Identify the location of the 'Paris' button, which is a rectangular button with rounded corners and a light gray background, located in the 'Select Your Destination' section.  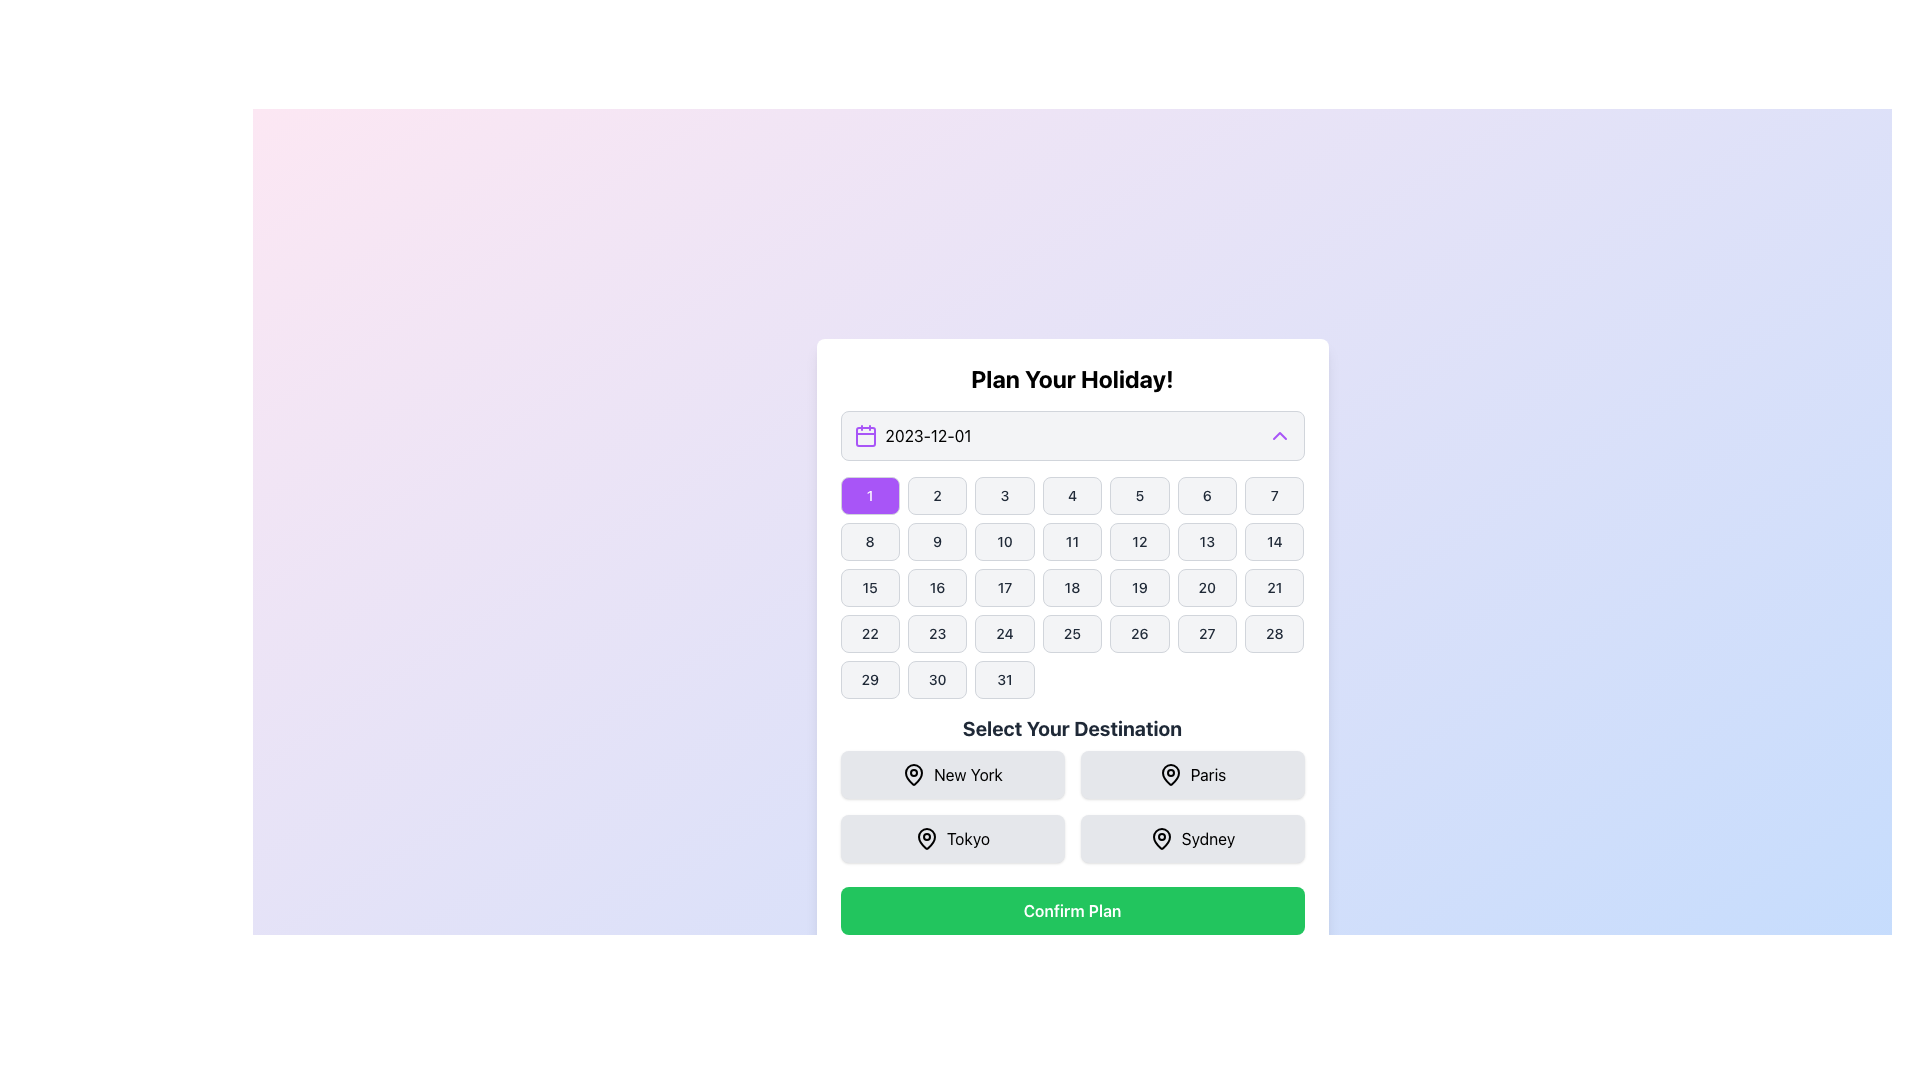
(1192, 774).